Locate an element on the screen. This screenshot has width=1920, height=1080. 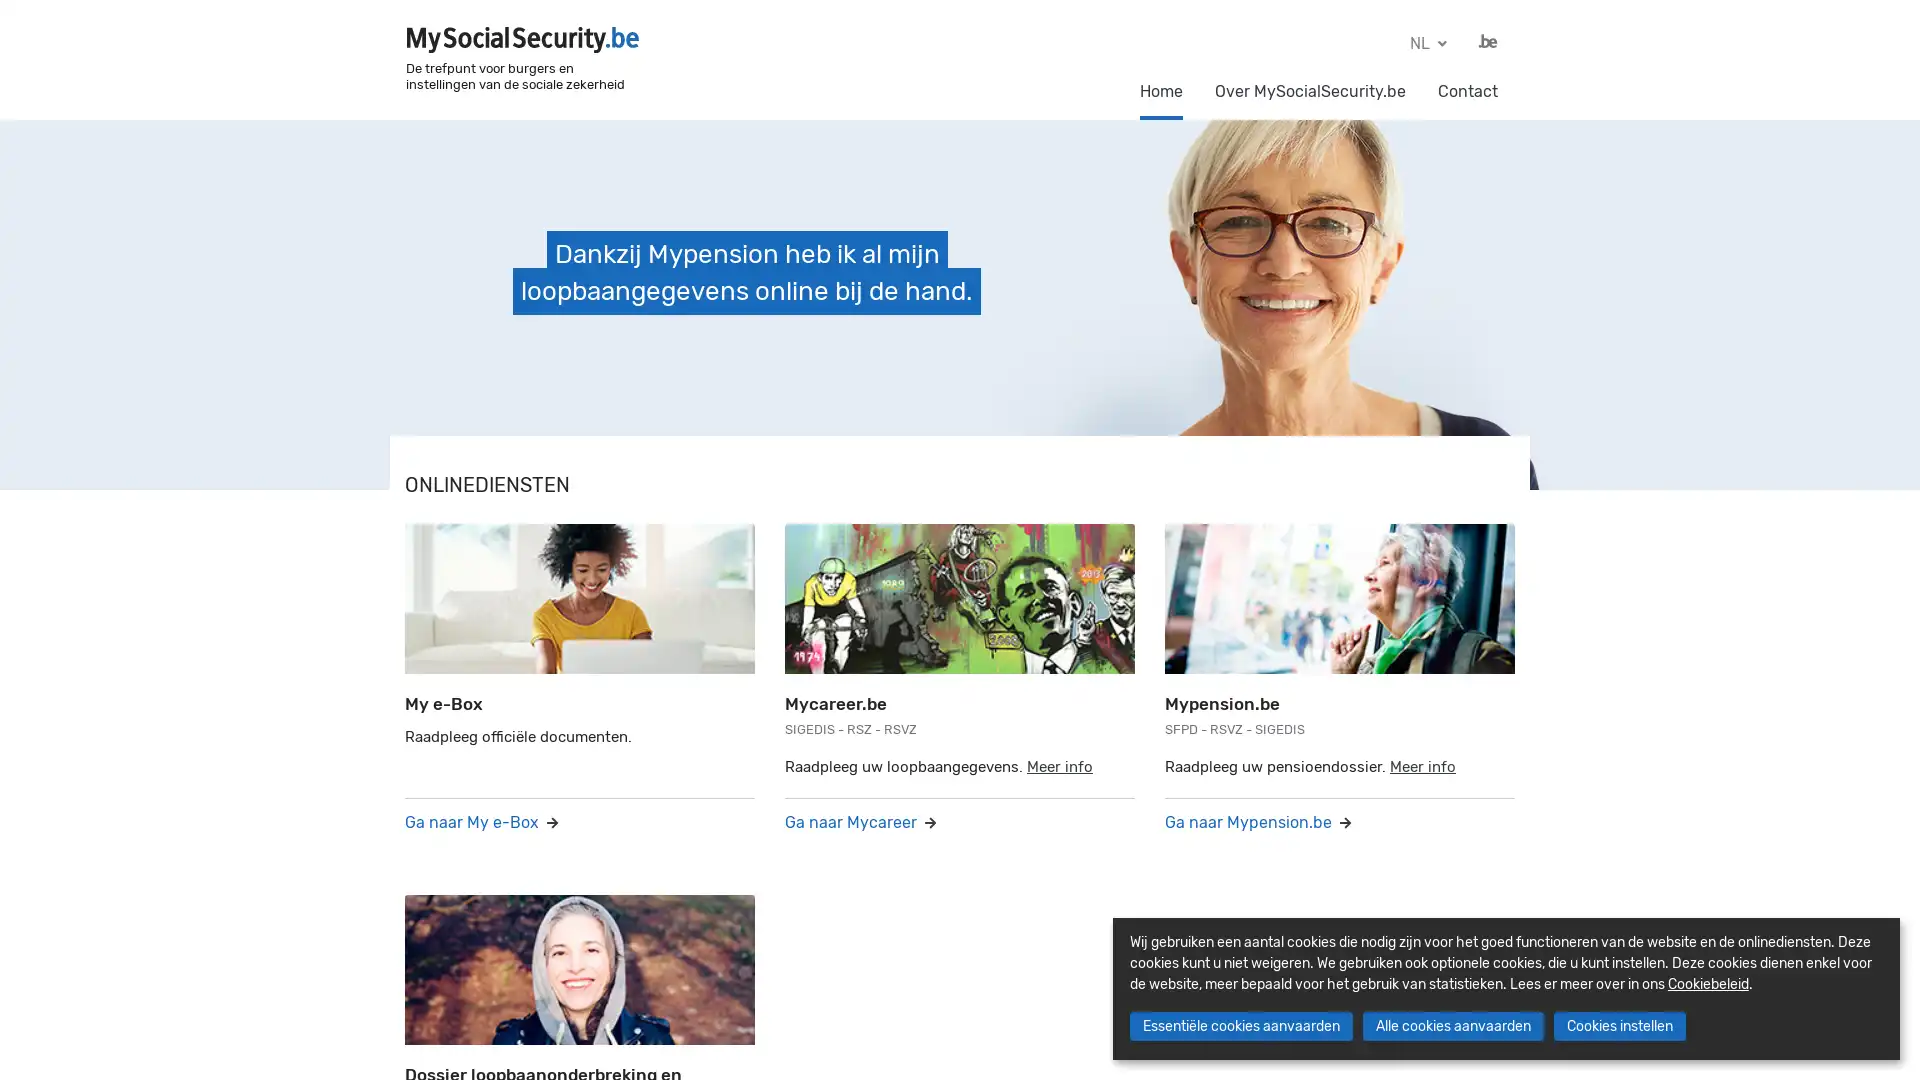
Alle cookies aanvaarden is located at coordinates (1452, 1026).